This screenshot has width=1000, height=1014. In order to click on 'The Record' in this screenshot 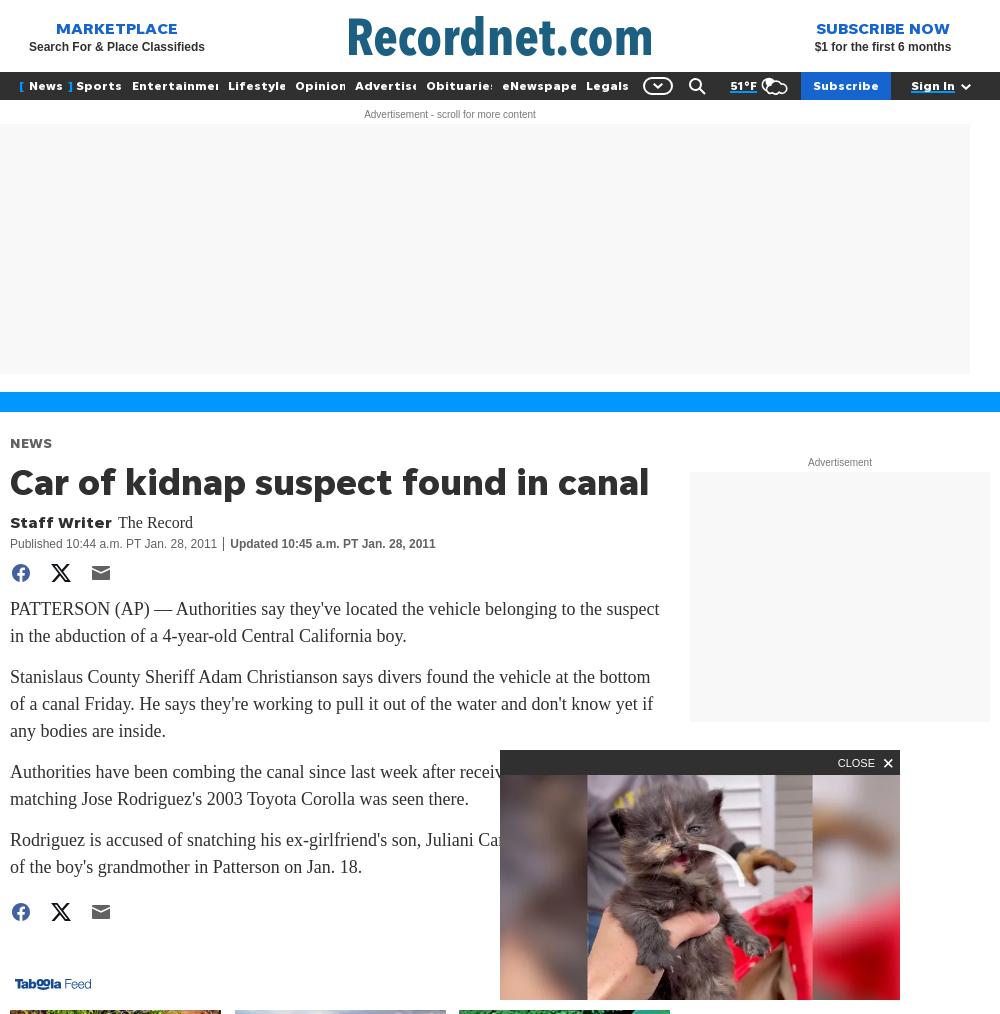, I will do `click(117, 521)`.